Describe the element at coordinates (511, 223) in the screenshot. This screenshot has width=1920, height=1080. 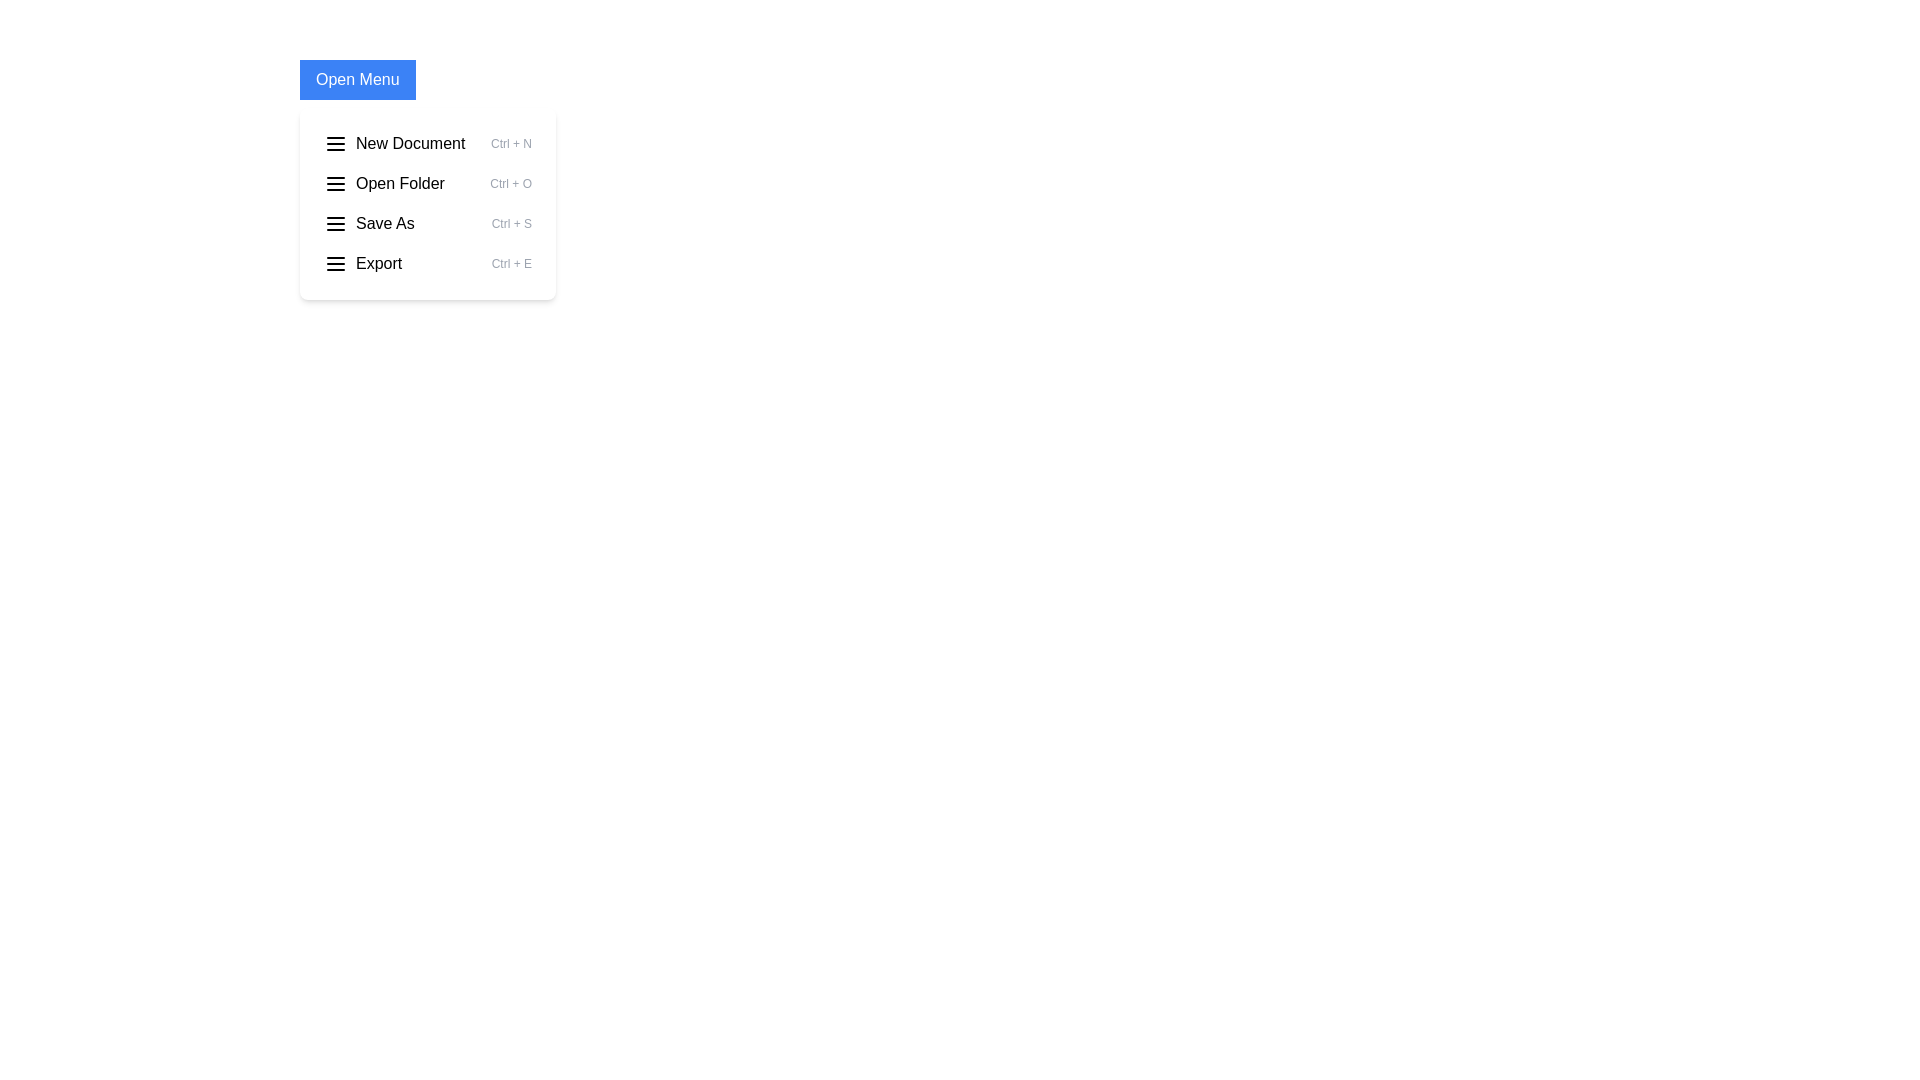
I see `the Keyboard Shortcut Indicator displaying 'Ctrl + S', which is located in the rightmost part of the 'Save As' menu item` at that location.